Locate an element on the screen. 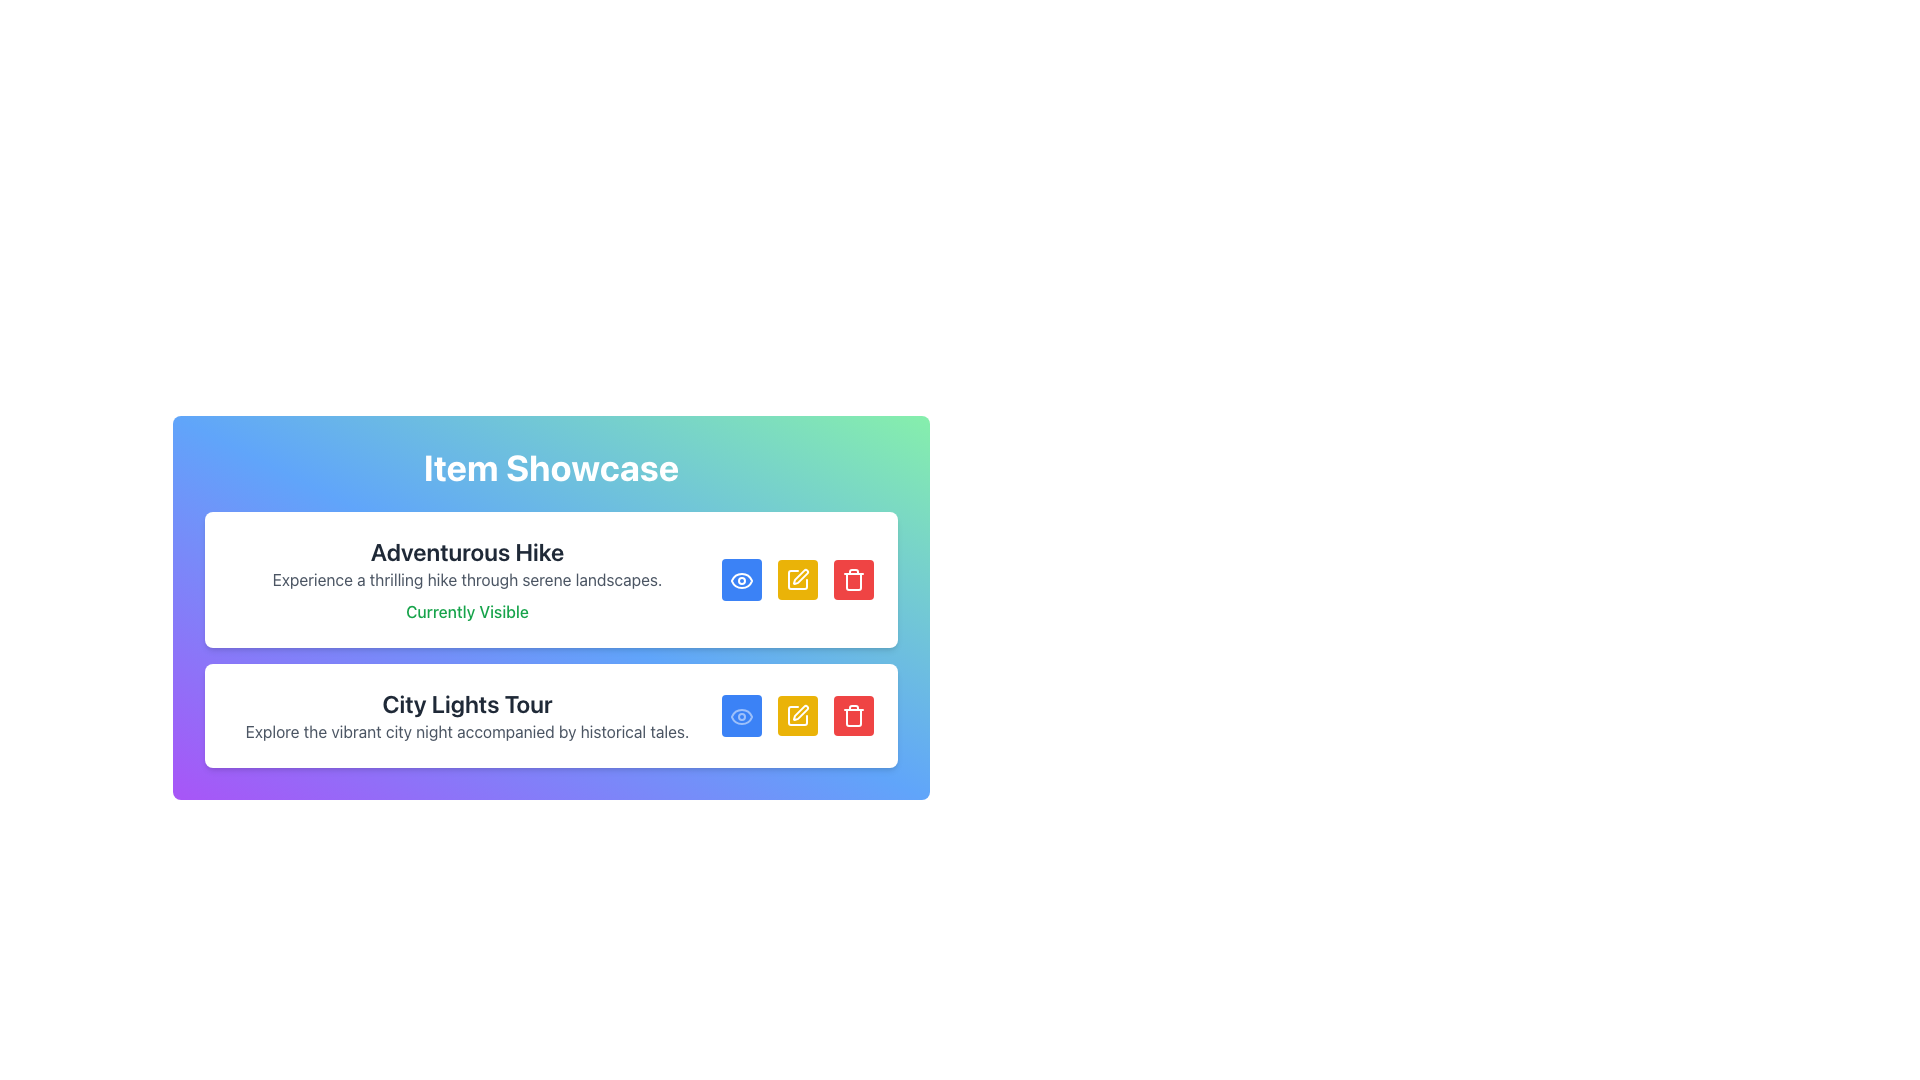  the delete button, which is the last interactive control in the action control group is located at coordinates (854, 715).